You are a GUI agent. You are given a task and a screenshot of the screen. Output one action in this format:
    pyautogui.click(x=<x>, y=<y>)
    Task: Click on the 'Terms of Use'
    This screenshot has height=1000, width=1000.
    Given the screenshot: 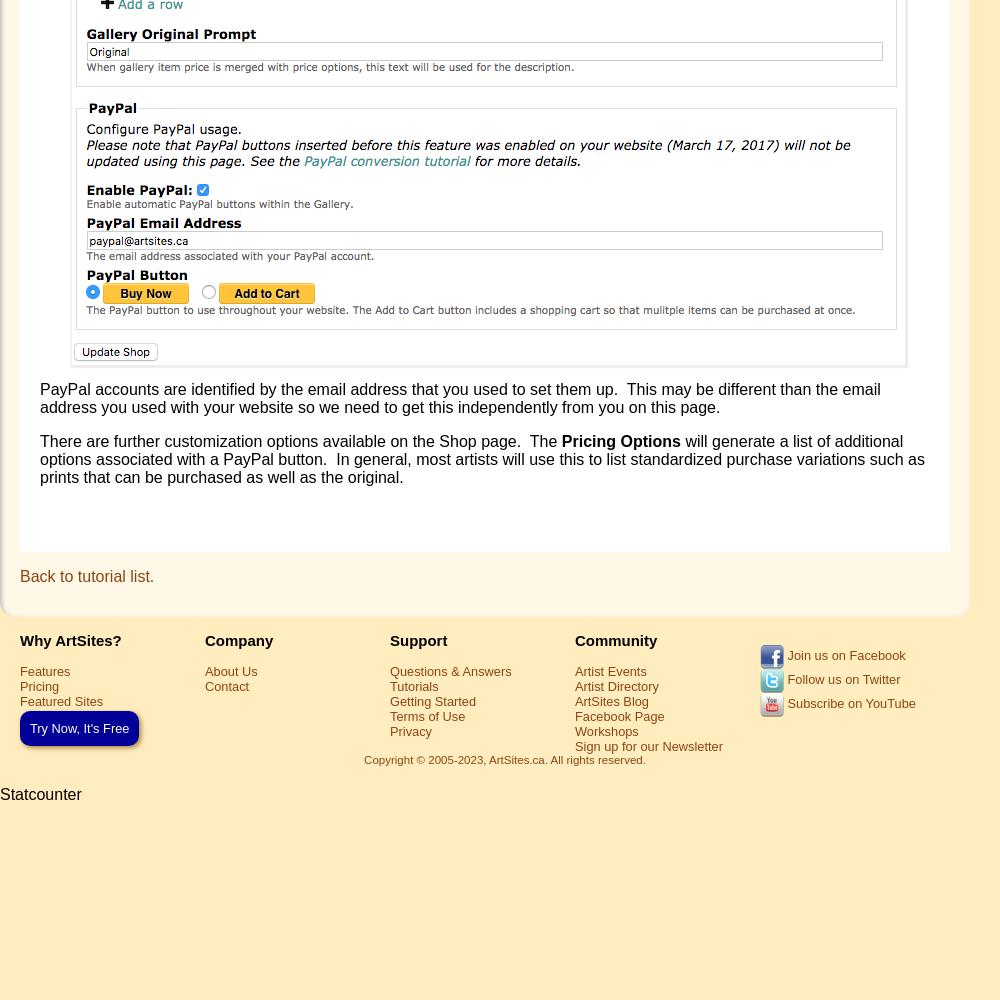 What is the action you would take?
    pyautogui.click(x=427, y=714)
    